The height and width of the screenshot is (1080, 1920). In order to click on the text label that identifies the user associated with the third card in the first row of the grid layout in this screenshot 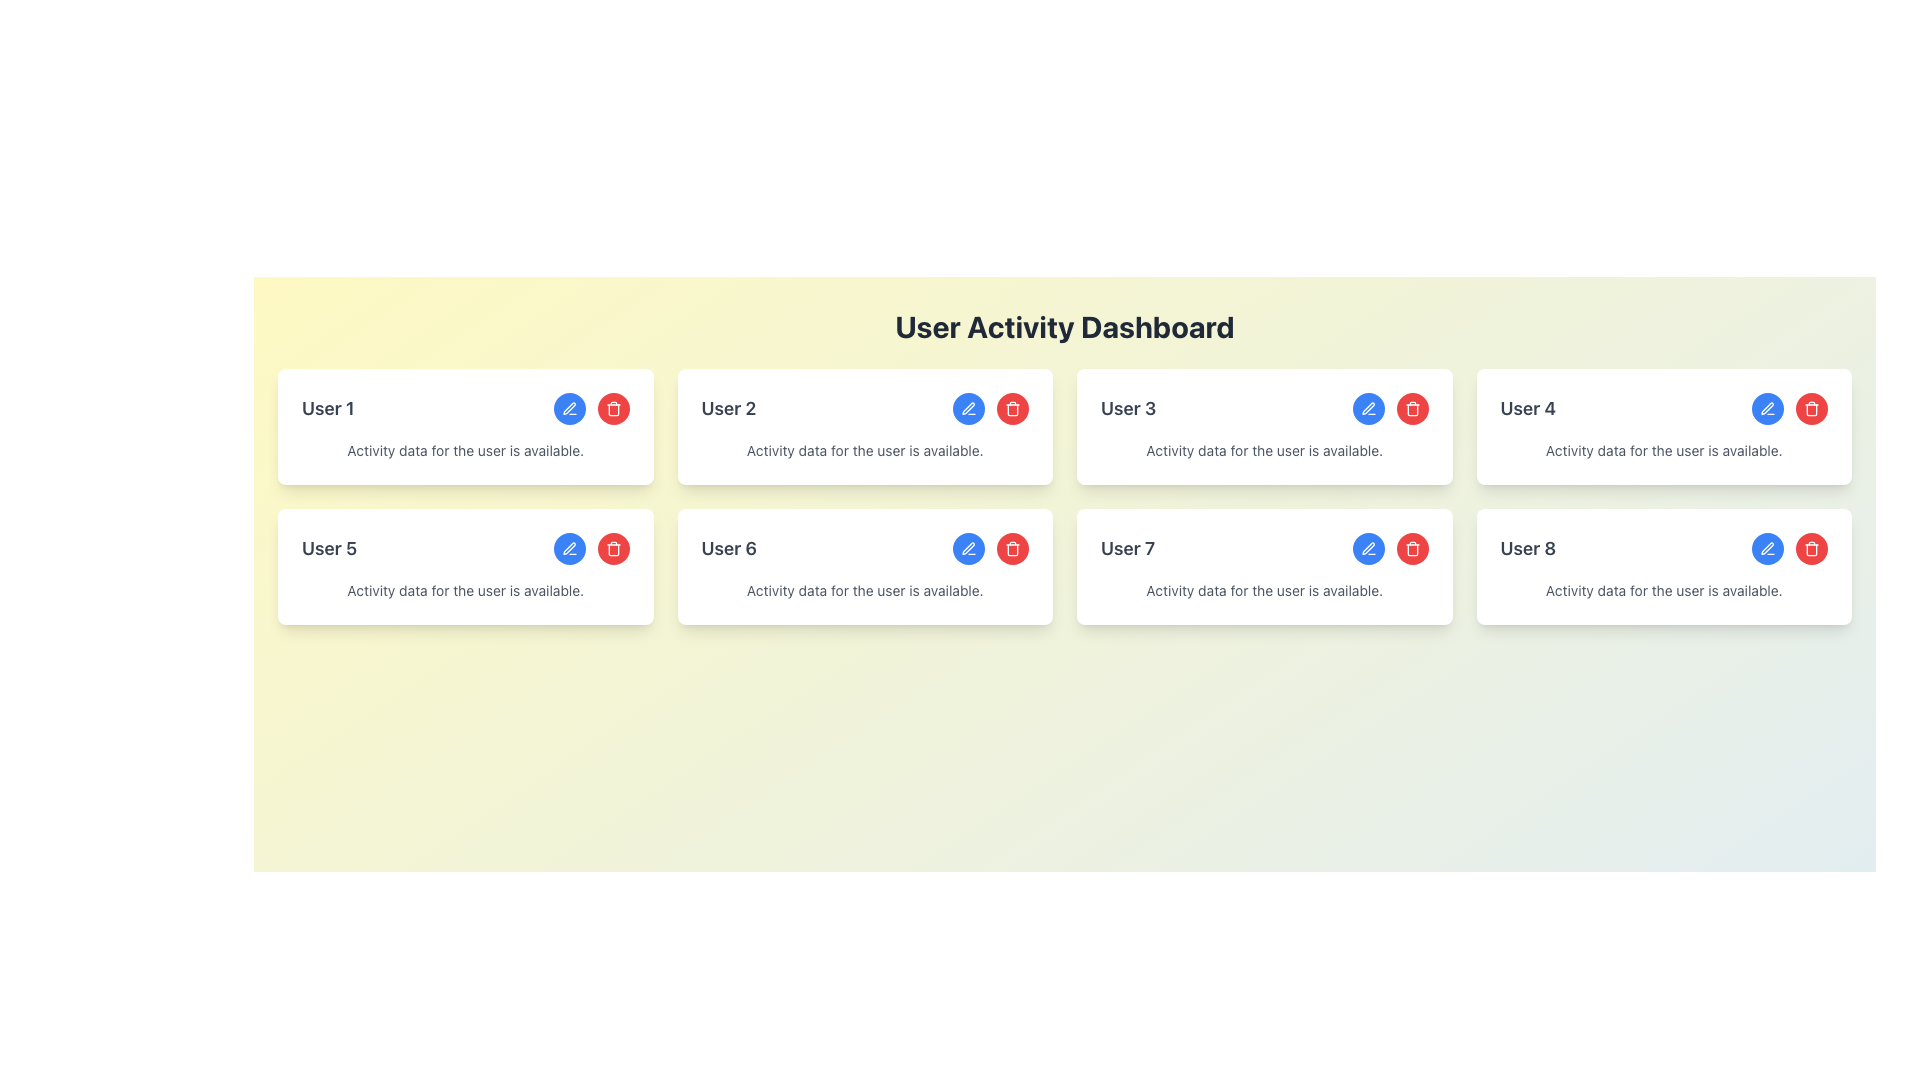, I will do `click(1128, 407)`.